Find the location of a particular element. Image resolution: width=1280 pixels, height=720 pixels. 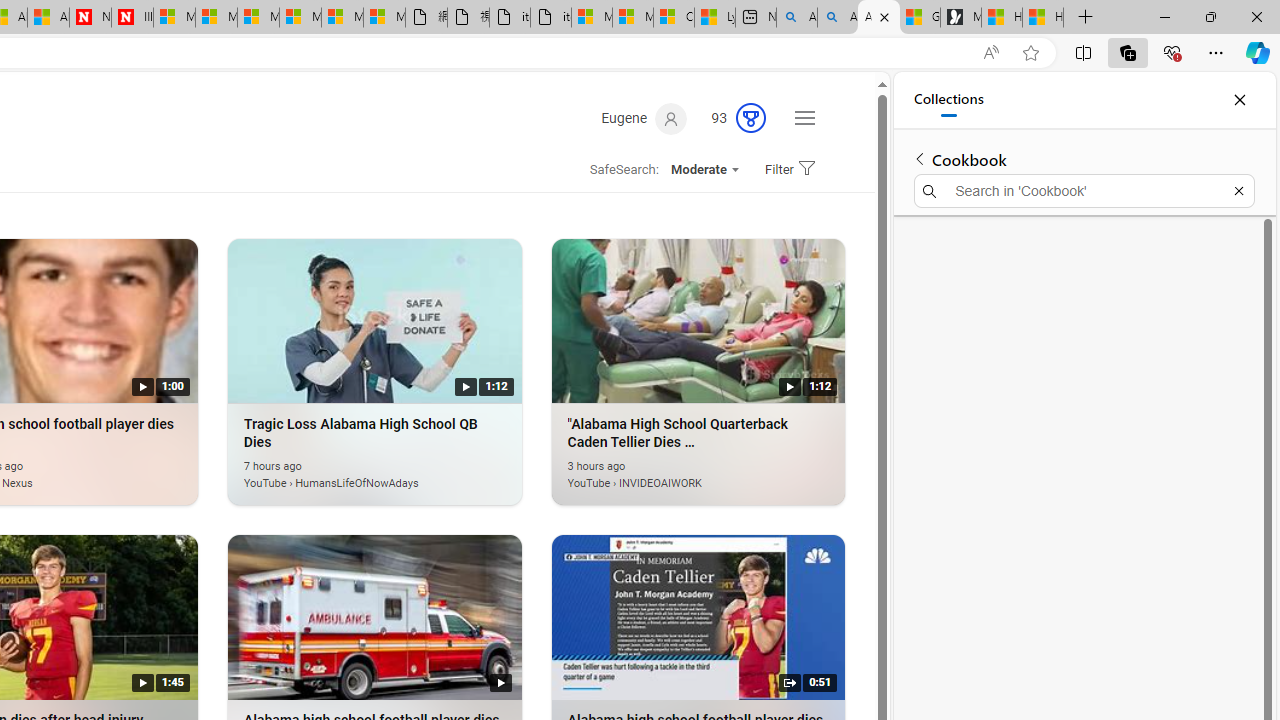

'Moderate SafeSearch:' is located at coordinates (704, 168).